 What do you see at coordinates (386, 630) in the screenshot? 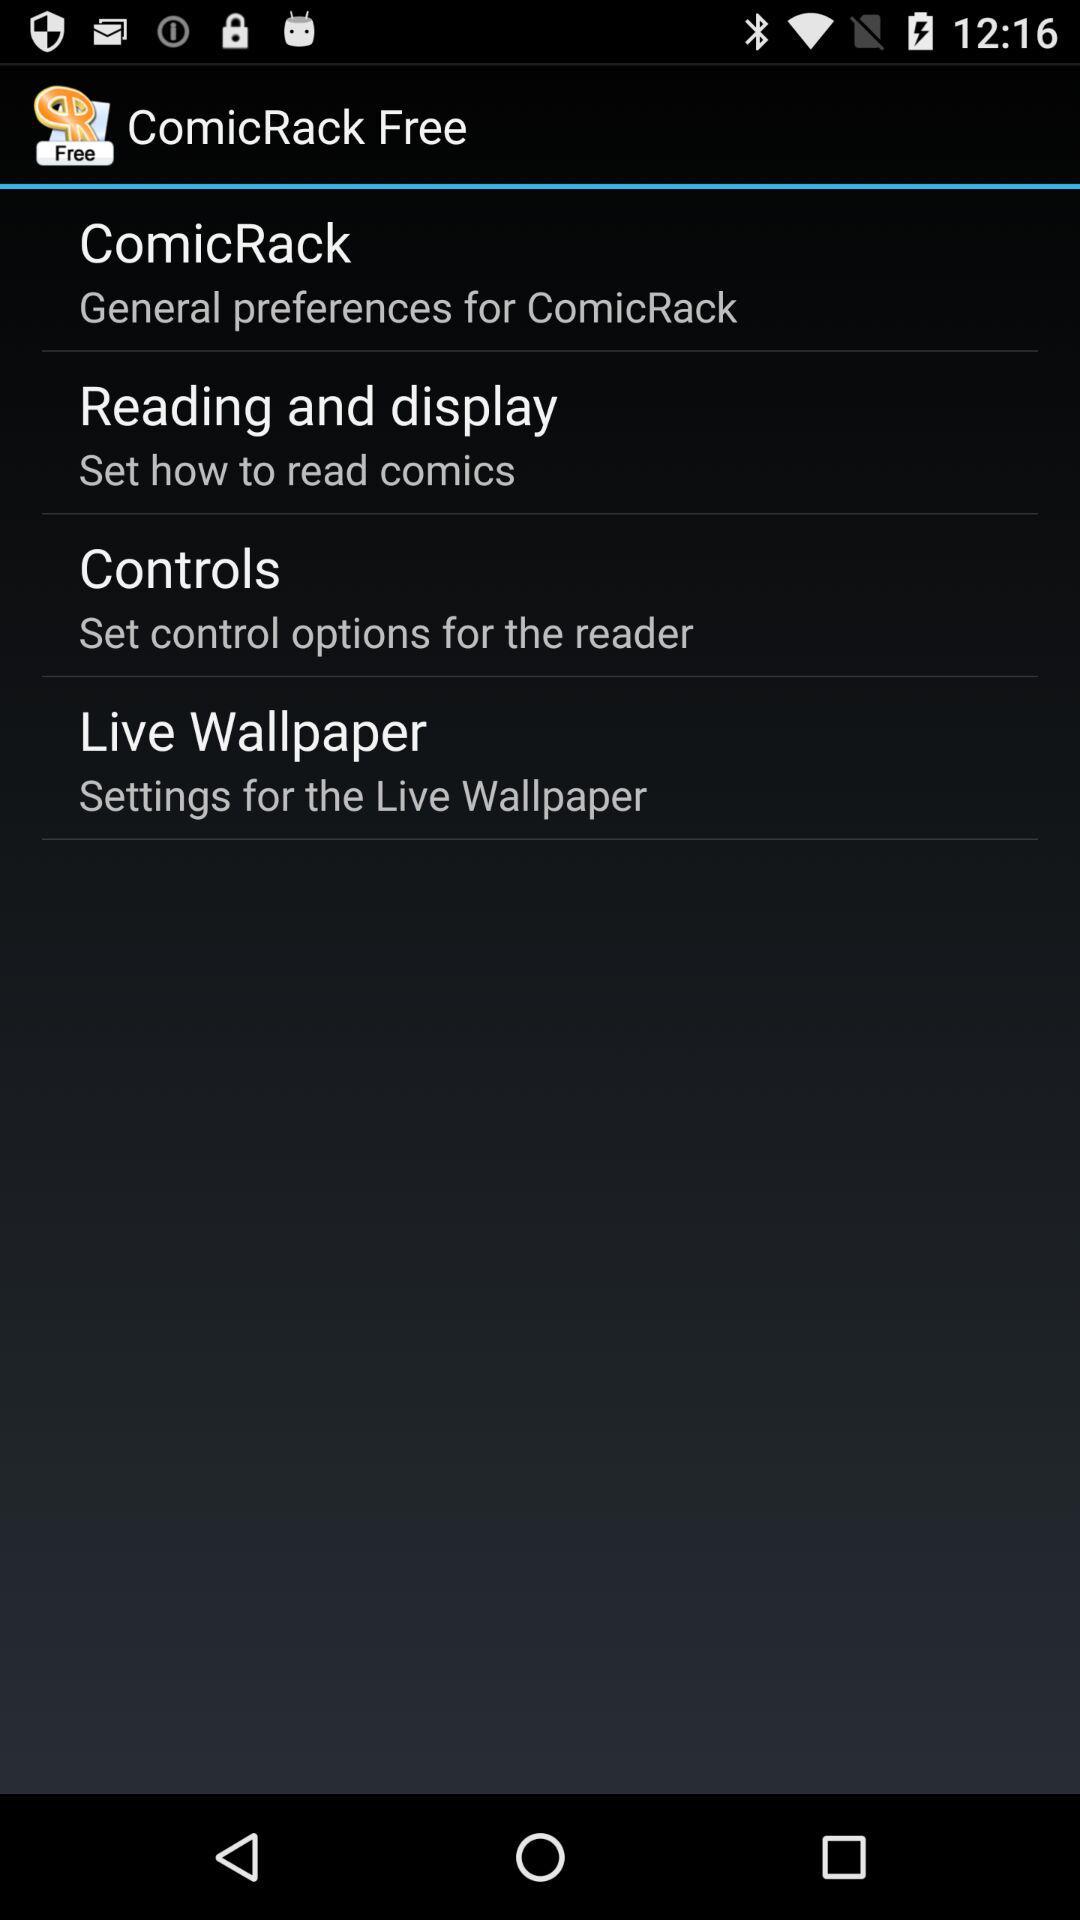
I see `the app above the live wallpaper` at bounding box center [386, 630].